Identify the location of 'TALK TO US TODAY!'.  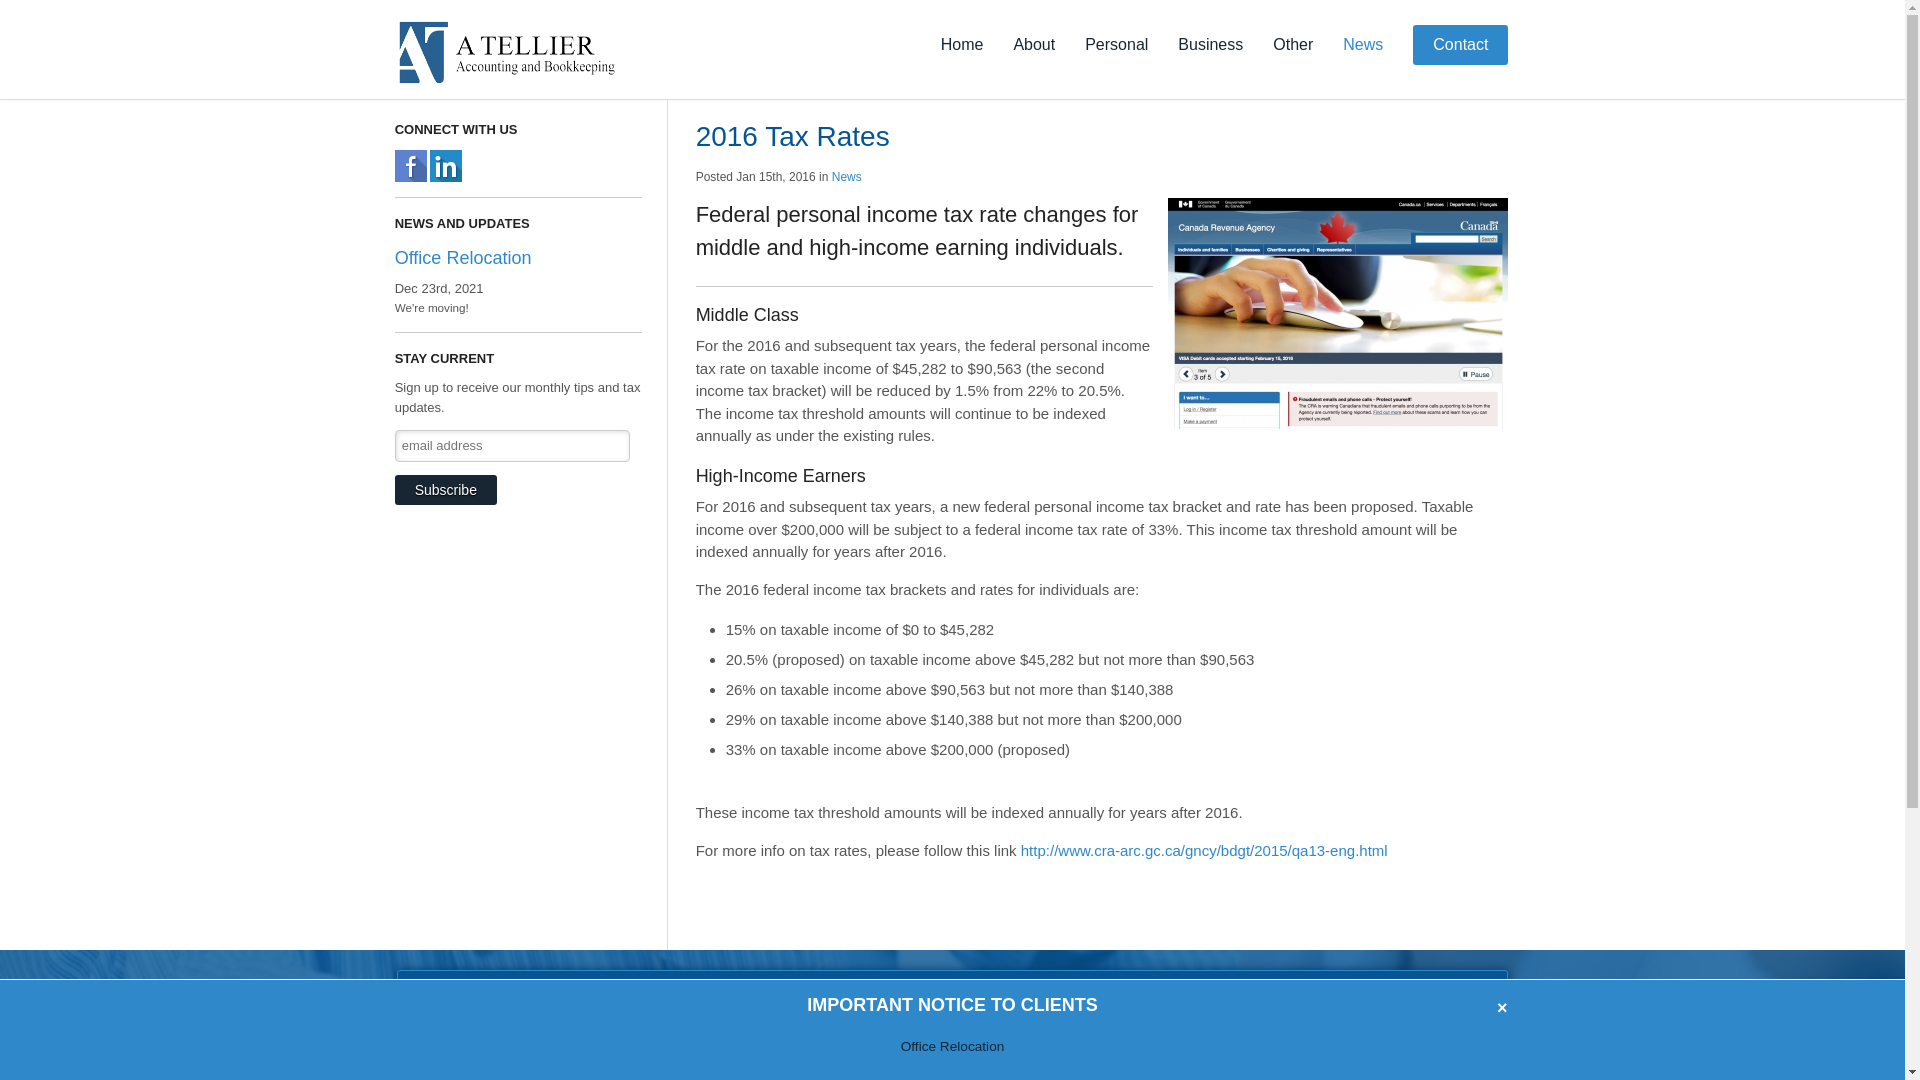
(1360, 1022).